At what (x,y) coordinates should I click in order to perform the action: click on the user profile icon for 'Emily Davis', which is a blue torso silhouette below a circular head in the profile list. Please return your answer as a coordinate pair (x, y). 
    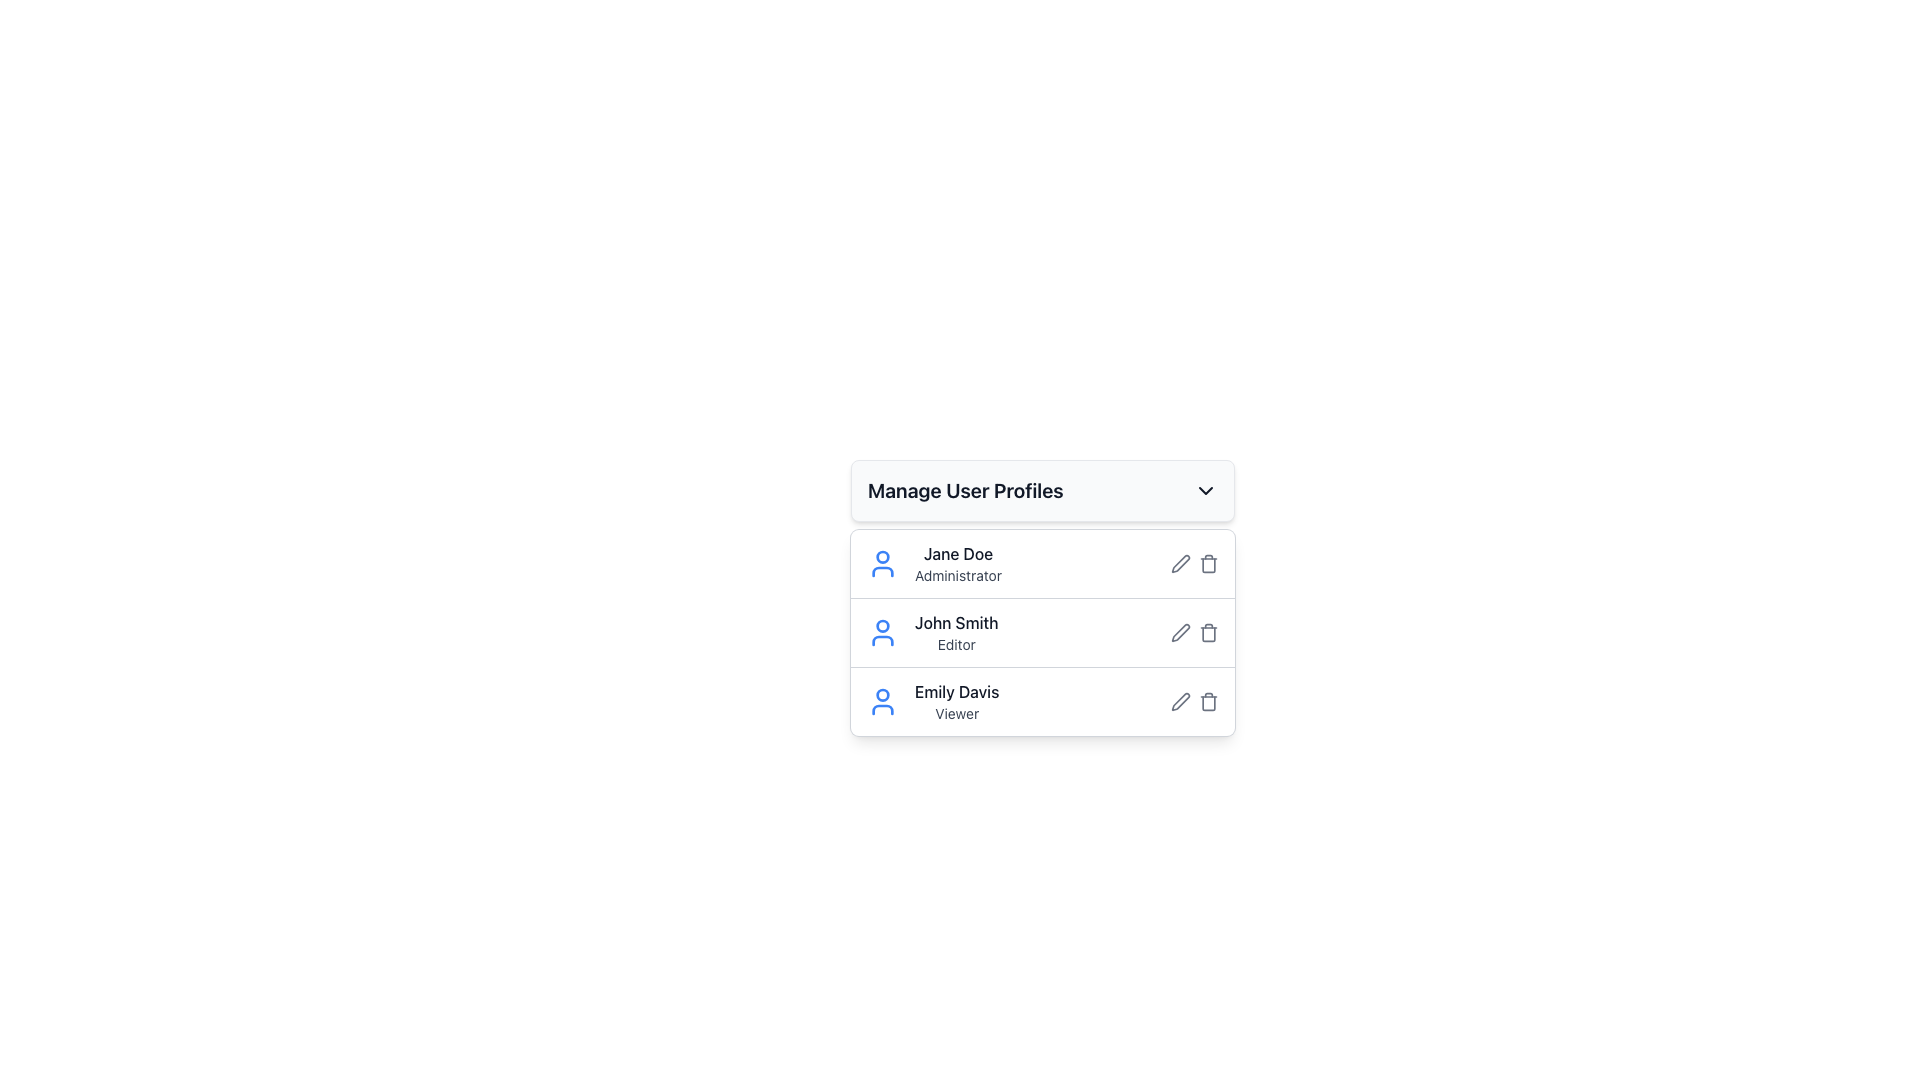
    Looking at the image, I should click on (882, 708).